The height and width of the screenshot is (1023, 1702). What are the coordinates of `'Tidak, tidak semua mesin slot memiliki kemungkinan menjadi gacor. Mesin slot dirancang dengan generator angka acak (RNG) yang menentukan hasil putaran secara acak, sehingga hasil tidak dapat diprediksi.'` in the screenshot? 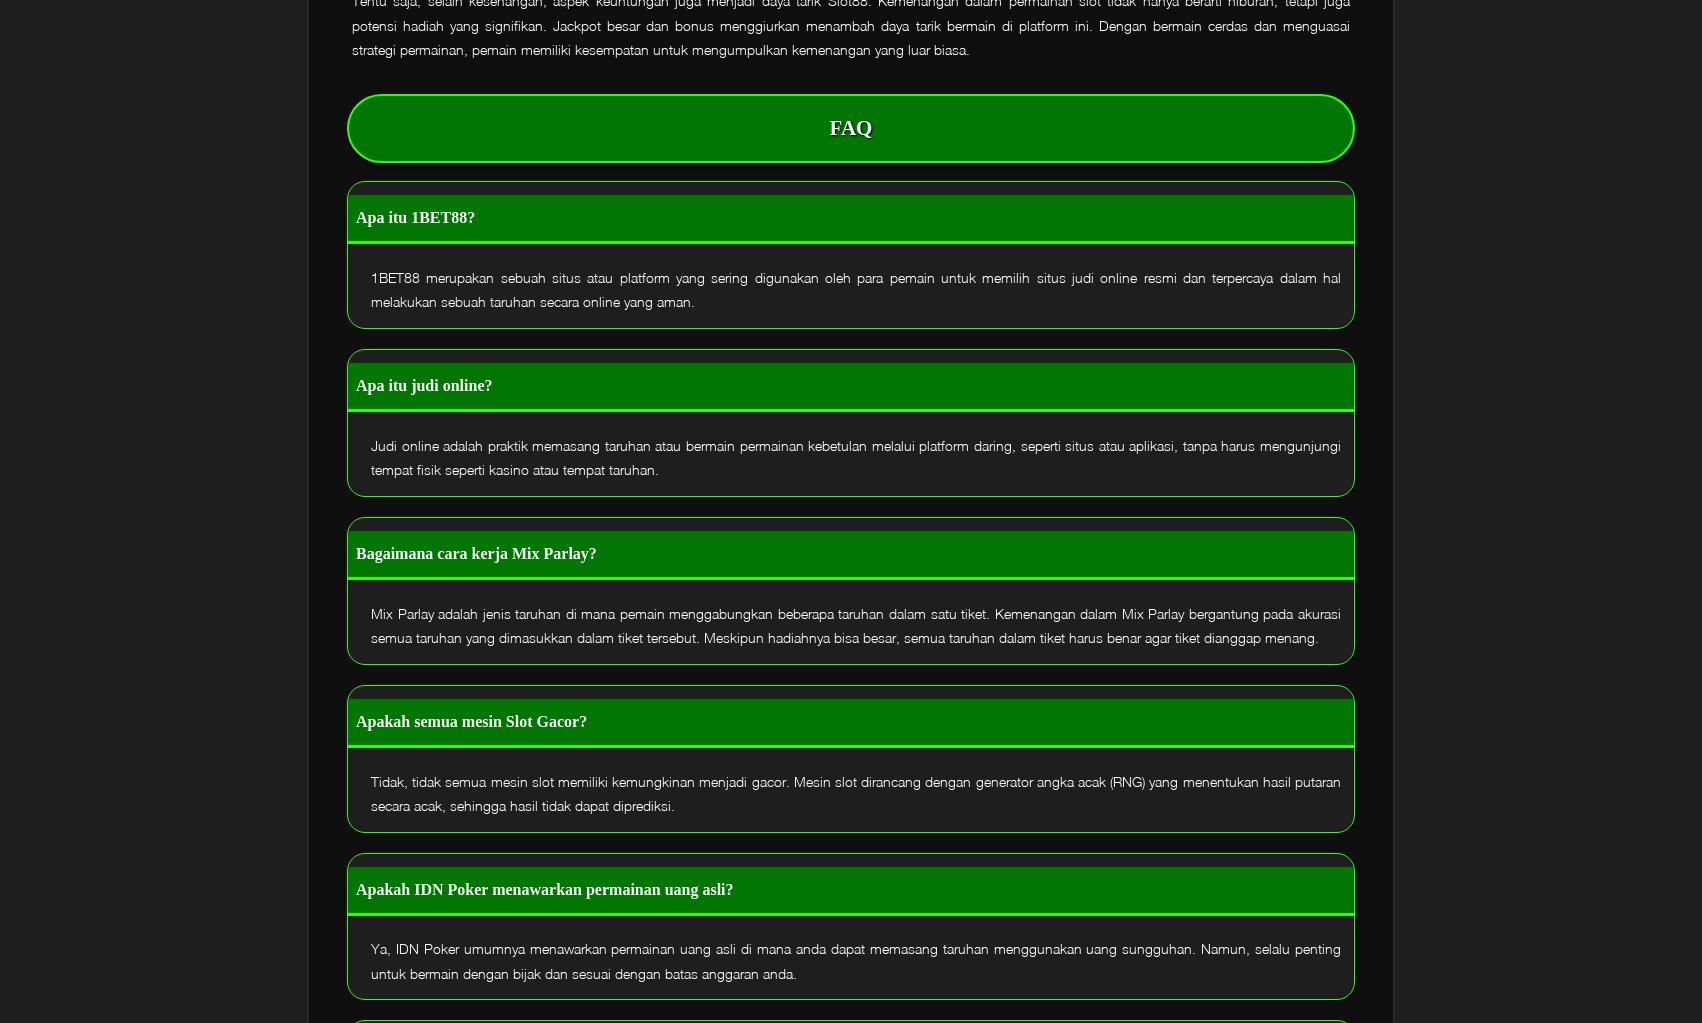 It's located at (855, 793).